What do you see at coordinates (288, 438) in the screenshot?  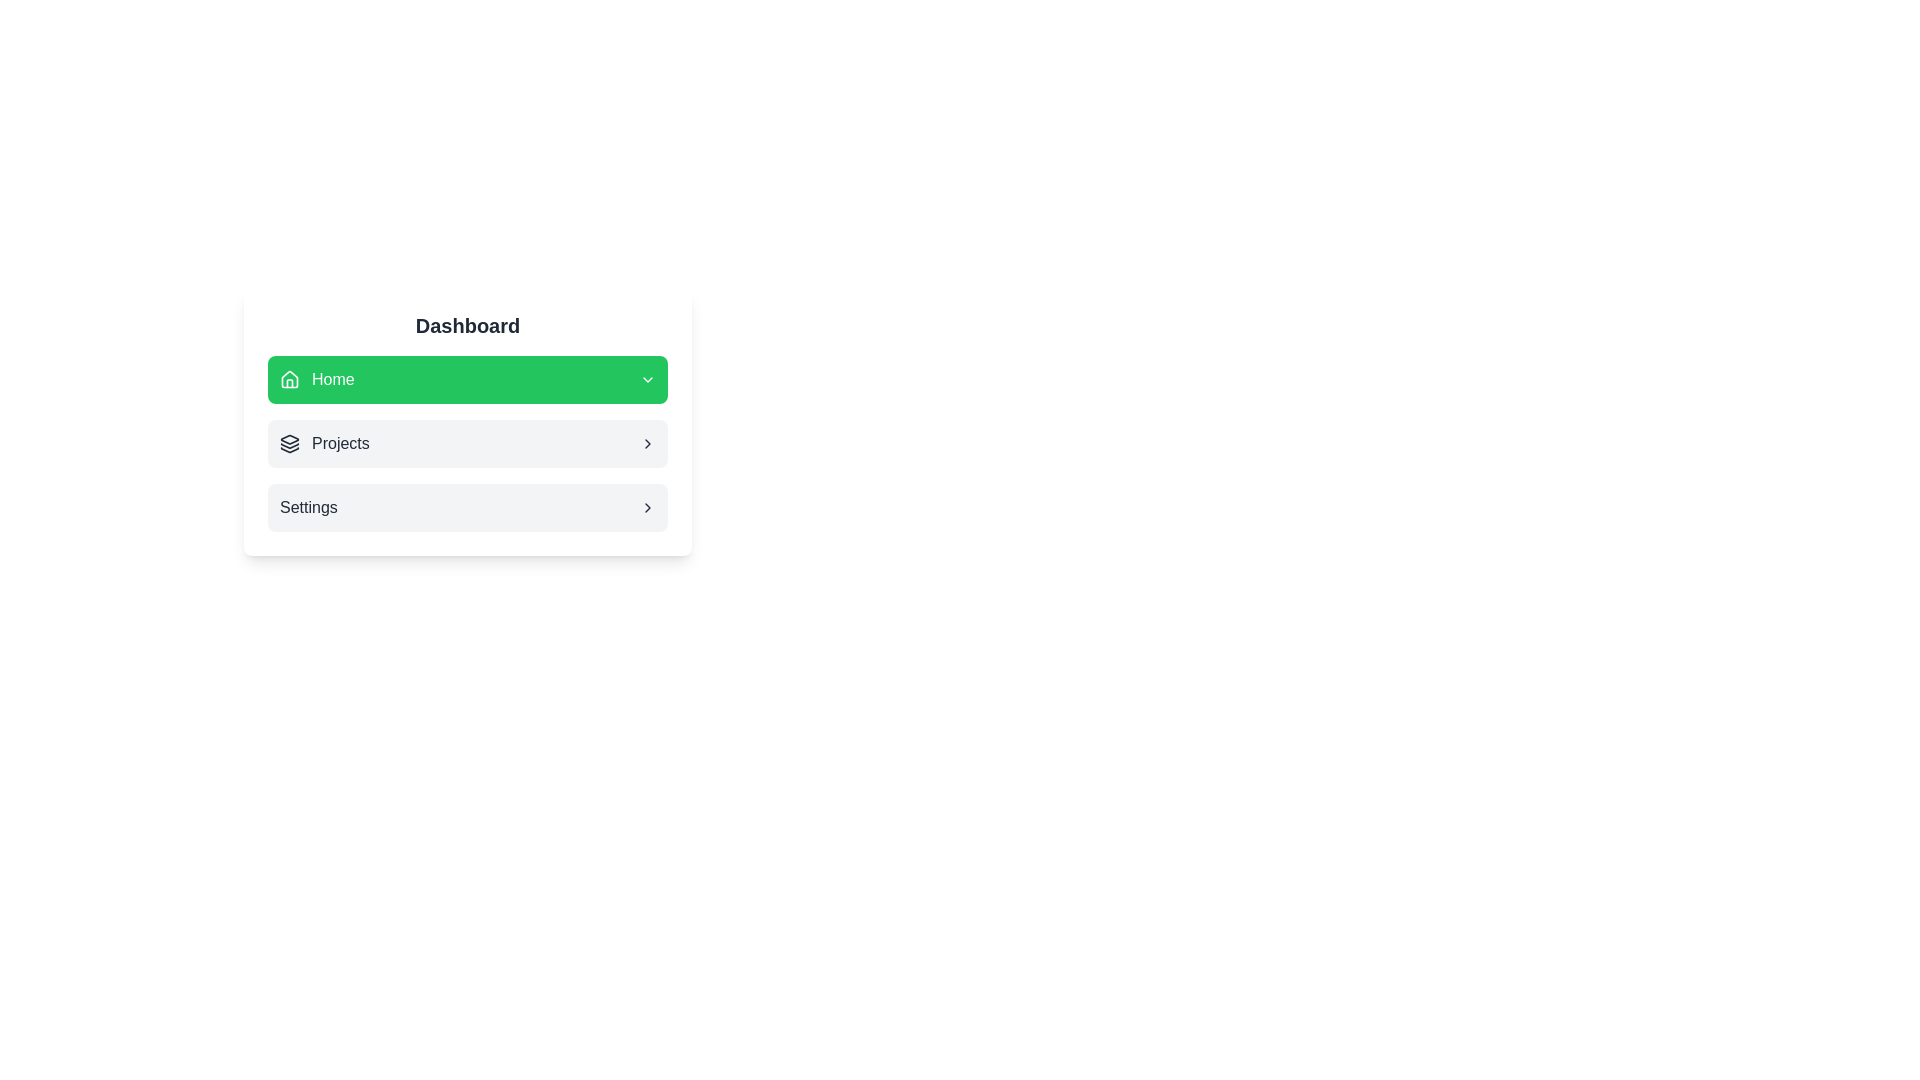 I see `the decorative icon representing layers within the SVG graphic on the Dashboard UI` at bounding box center [288, 438].